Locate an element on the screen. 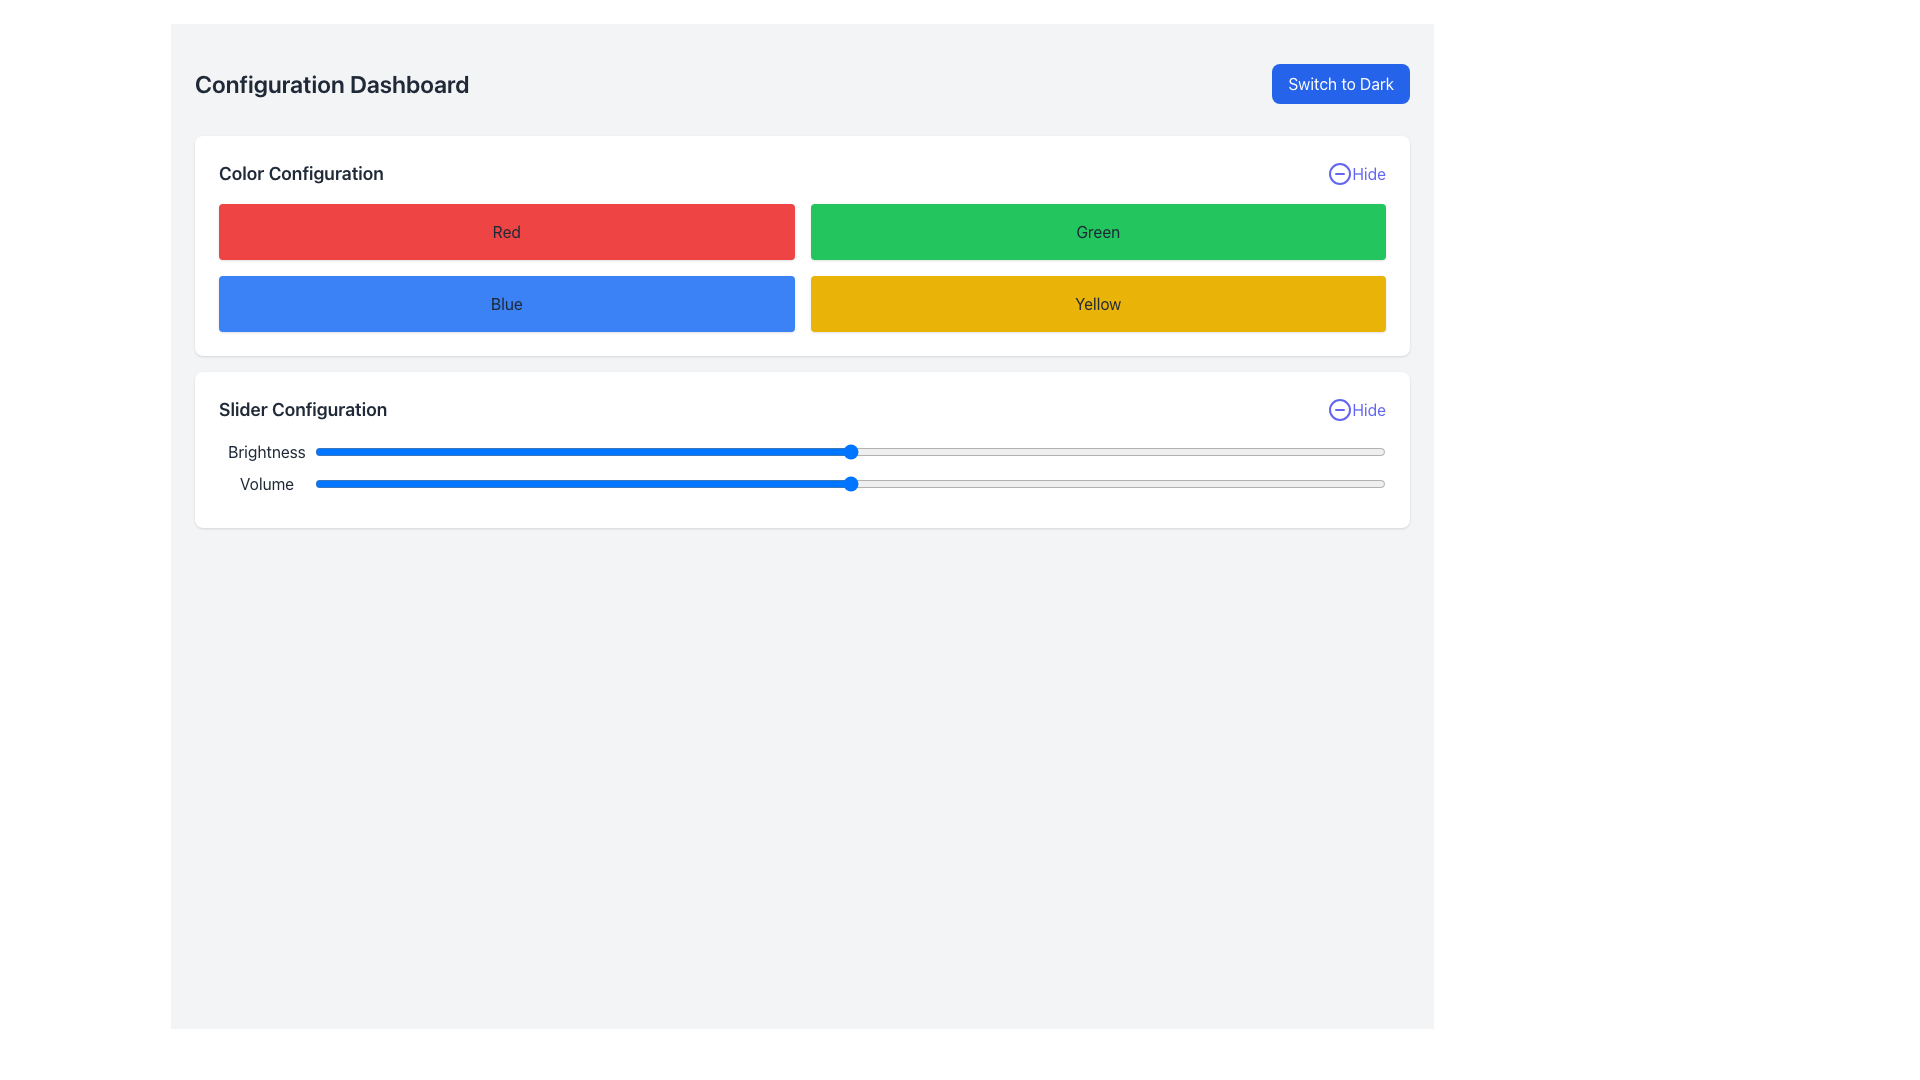 The image size is (1920, 1080). volume is located at coordinates (1193, 483).